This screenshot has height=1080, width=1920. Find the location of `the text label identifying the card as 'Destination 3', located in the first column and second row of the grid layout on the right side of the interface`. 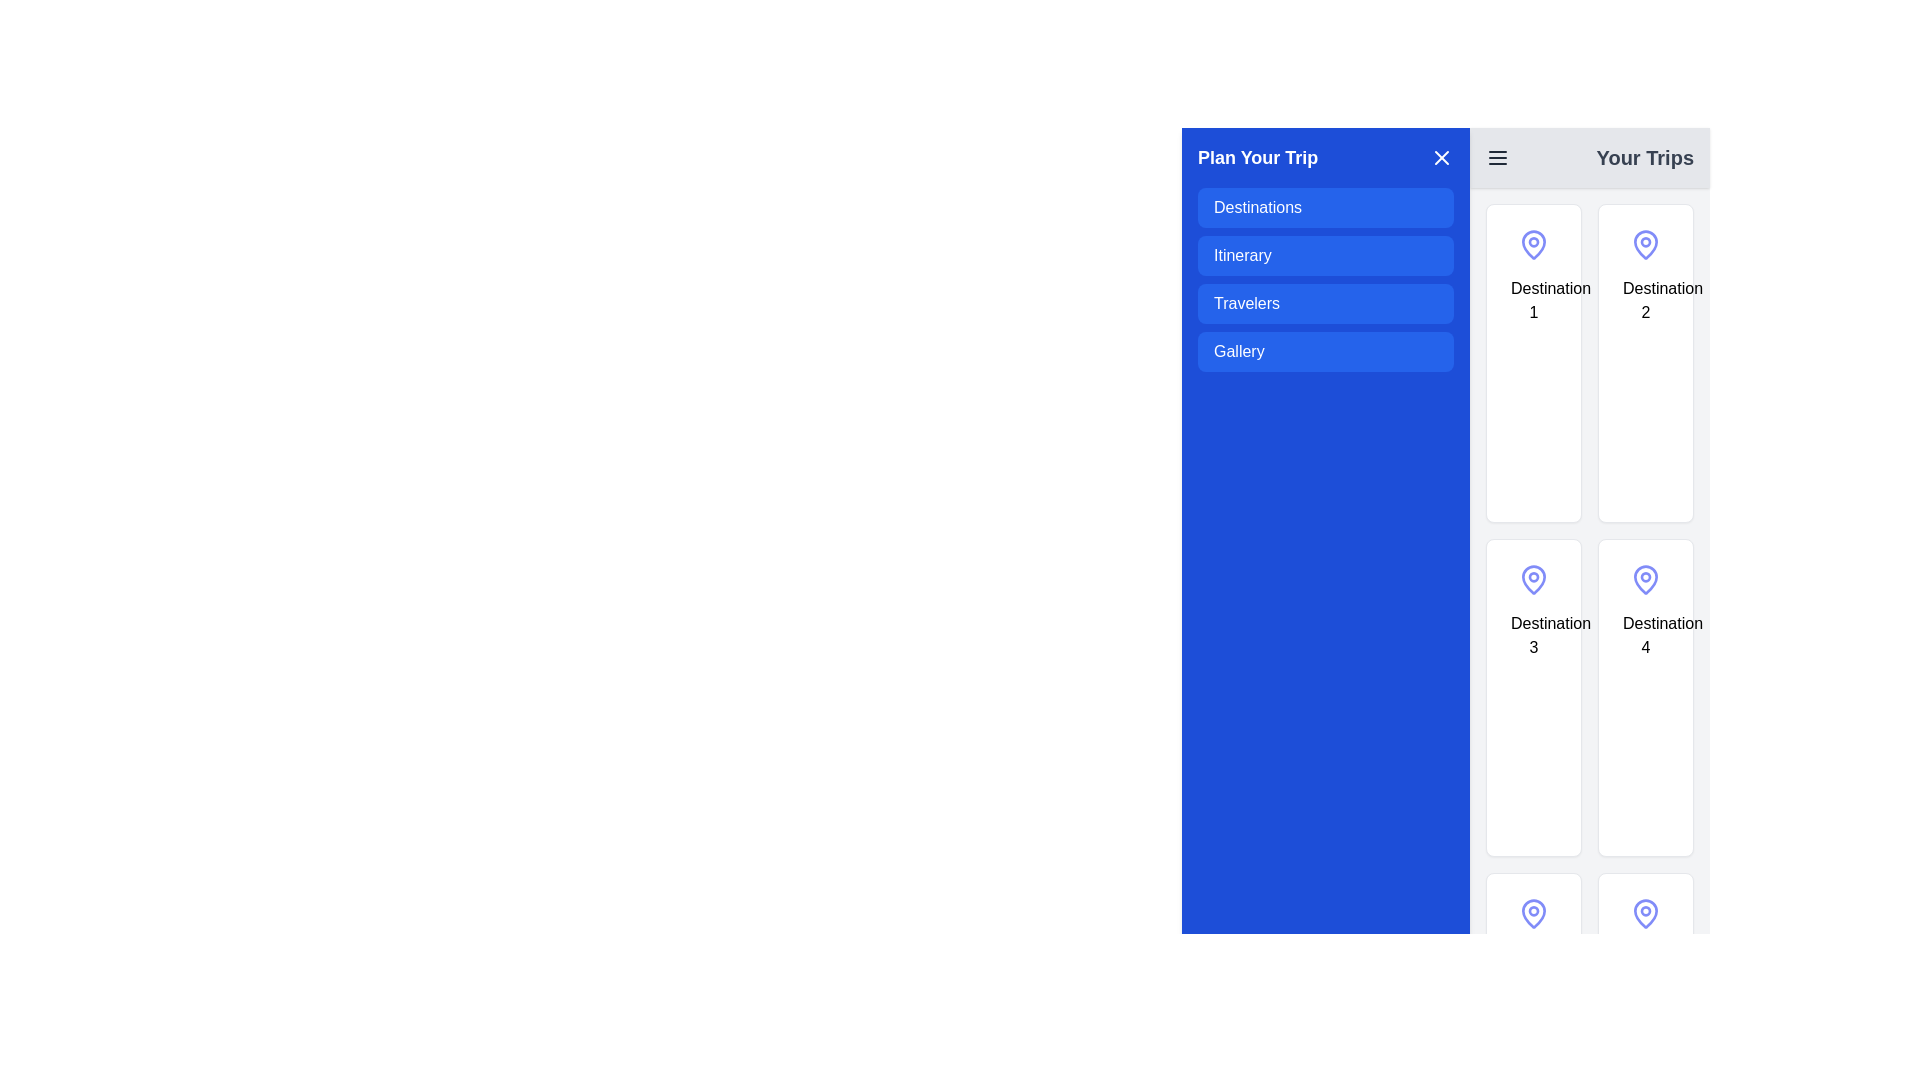

the text label identifying the card as 'Destination 3', located in the first column and second row of the grid layout on the right side of the interface is located at coordinates (1533, 635).